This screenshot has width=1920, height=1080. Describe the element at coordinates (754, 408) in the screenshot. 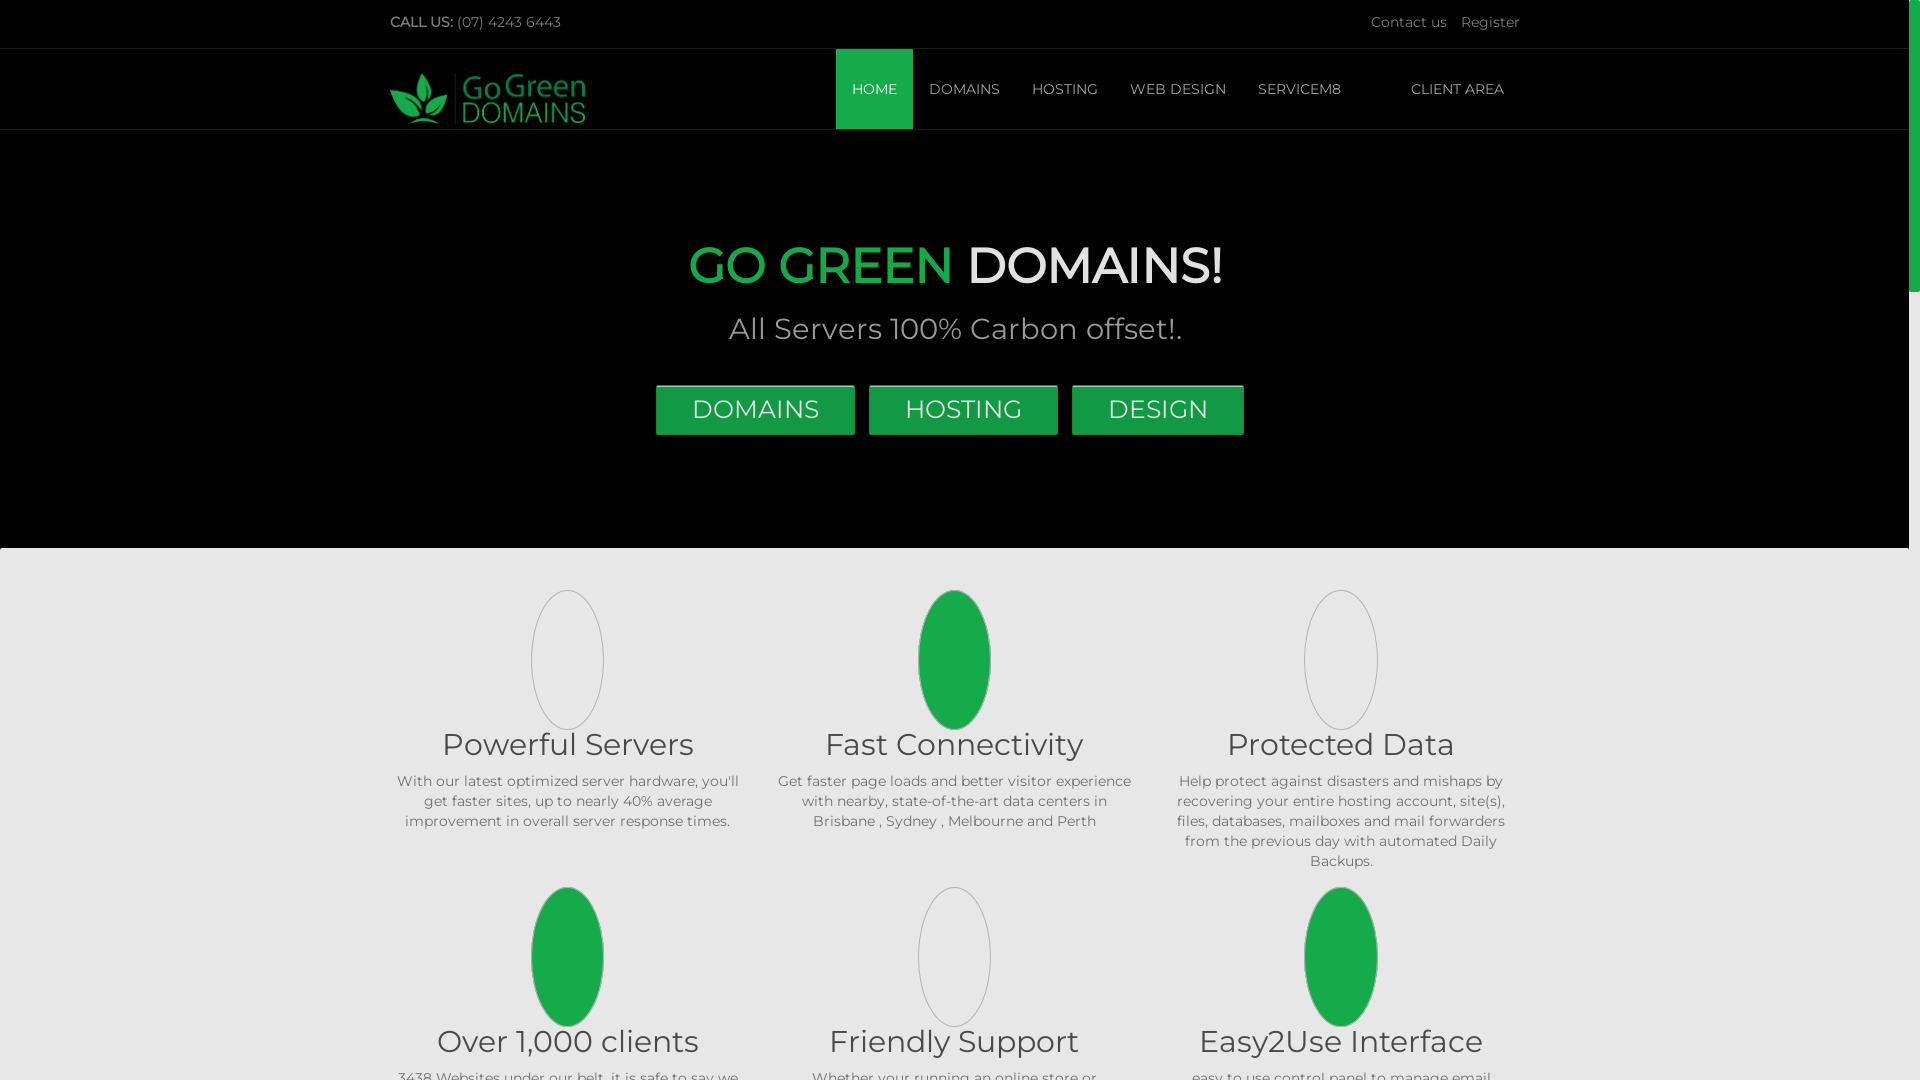

I see `'DOMAINS'` at that location.